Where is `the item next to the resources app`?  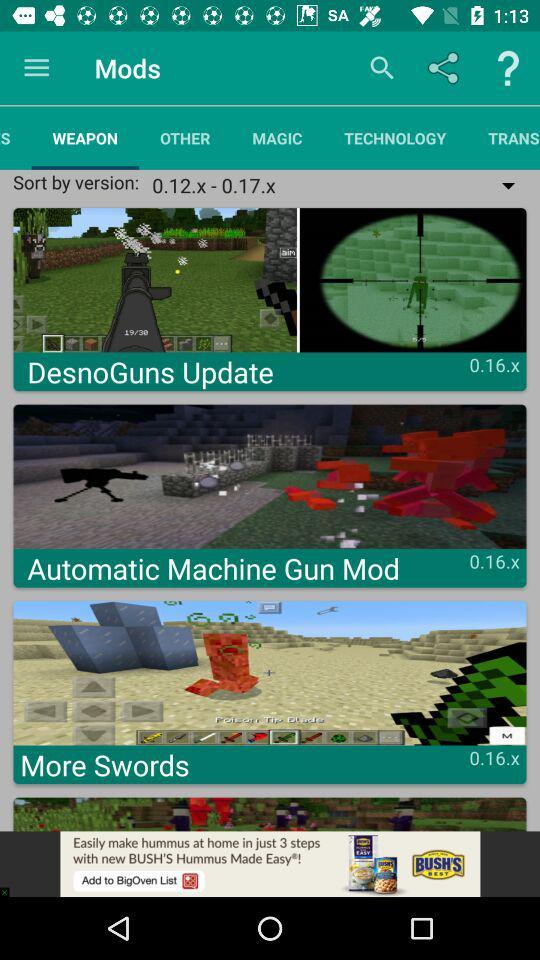
the item next to the resources app is located at coordinates (84, 137).